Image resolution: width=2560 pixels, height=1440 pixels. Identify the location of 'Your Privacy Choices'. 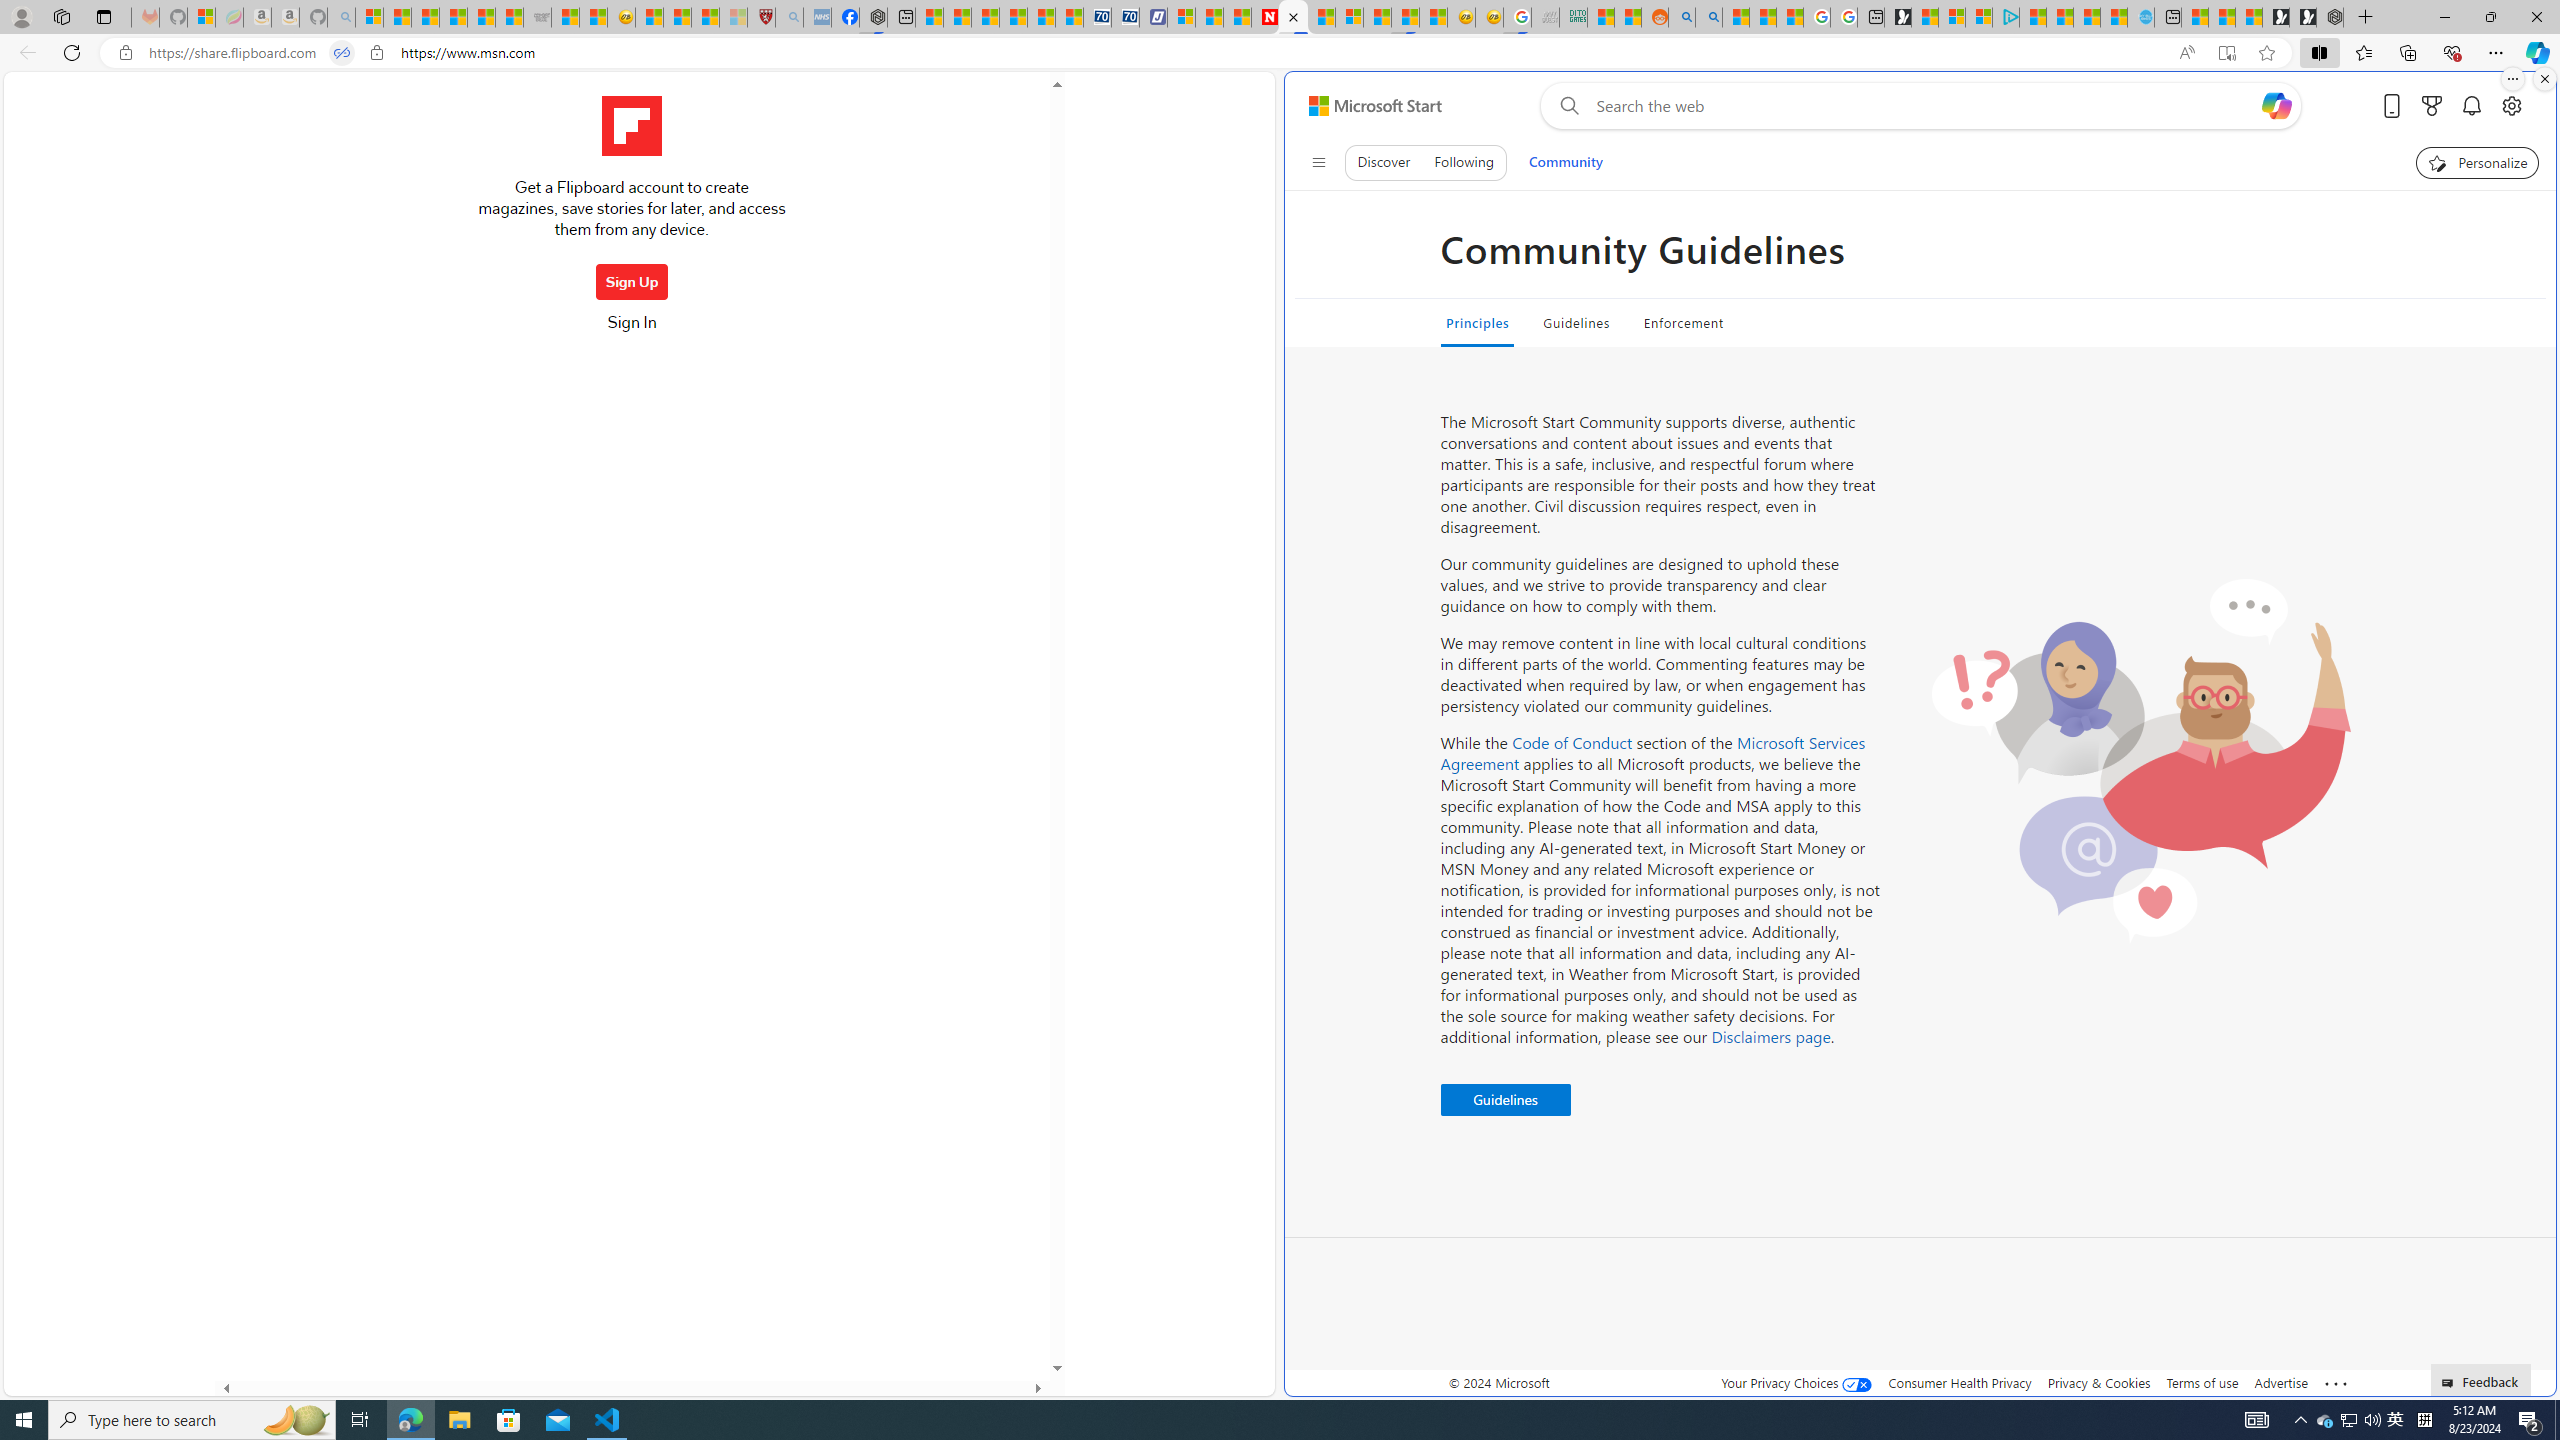
(1797, 1382).